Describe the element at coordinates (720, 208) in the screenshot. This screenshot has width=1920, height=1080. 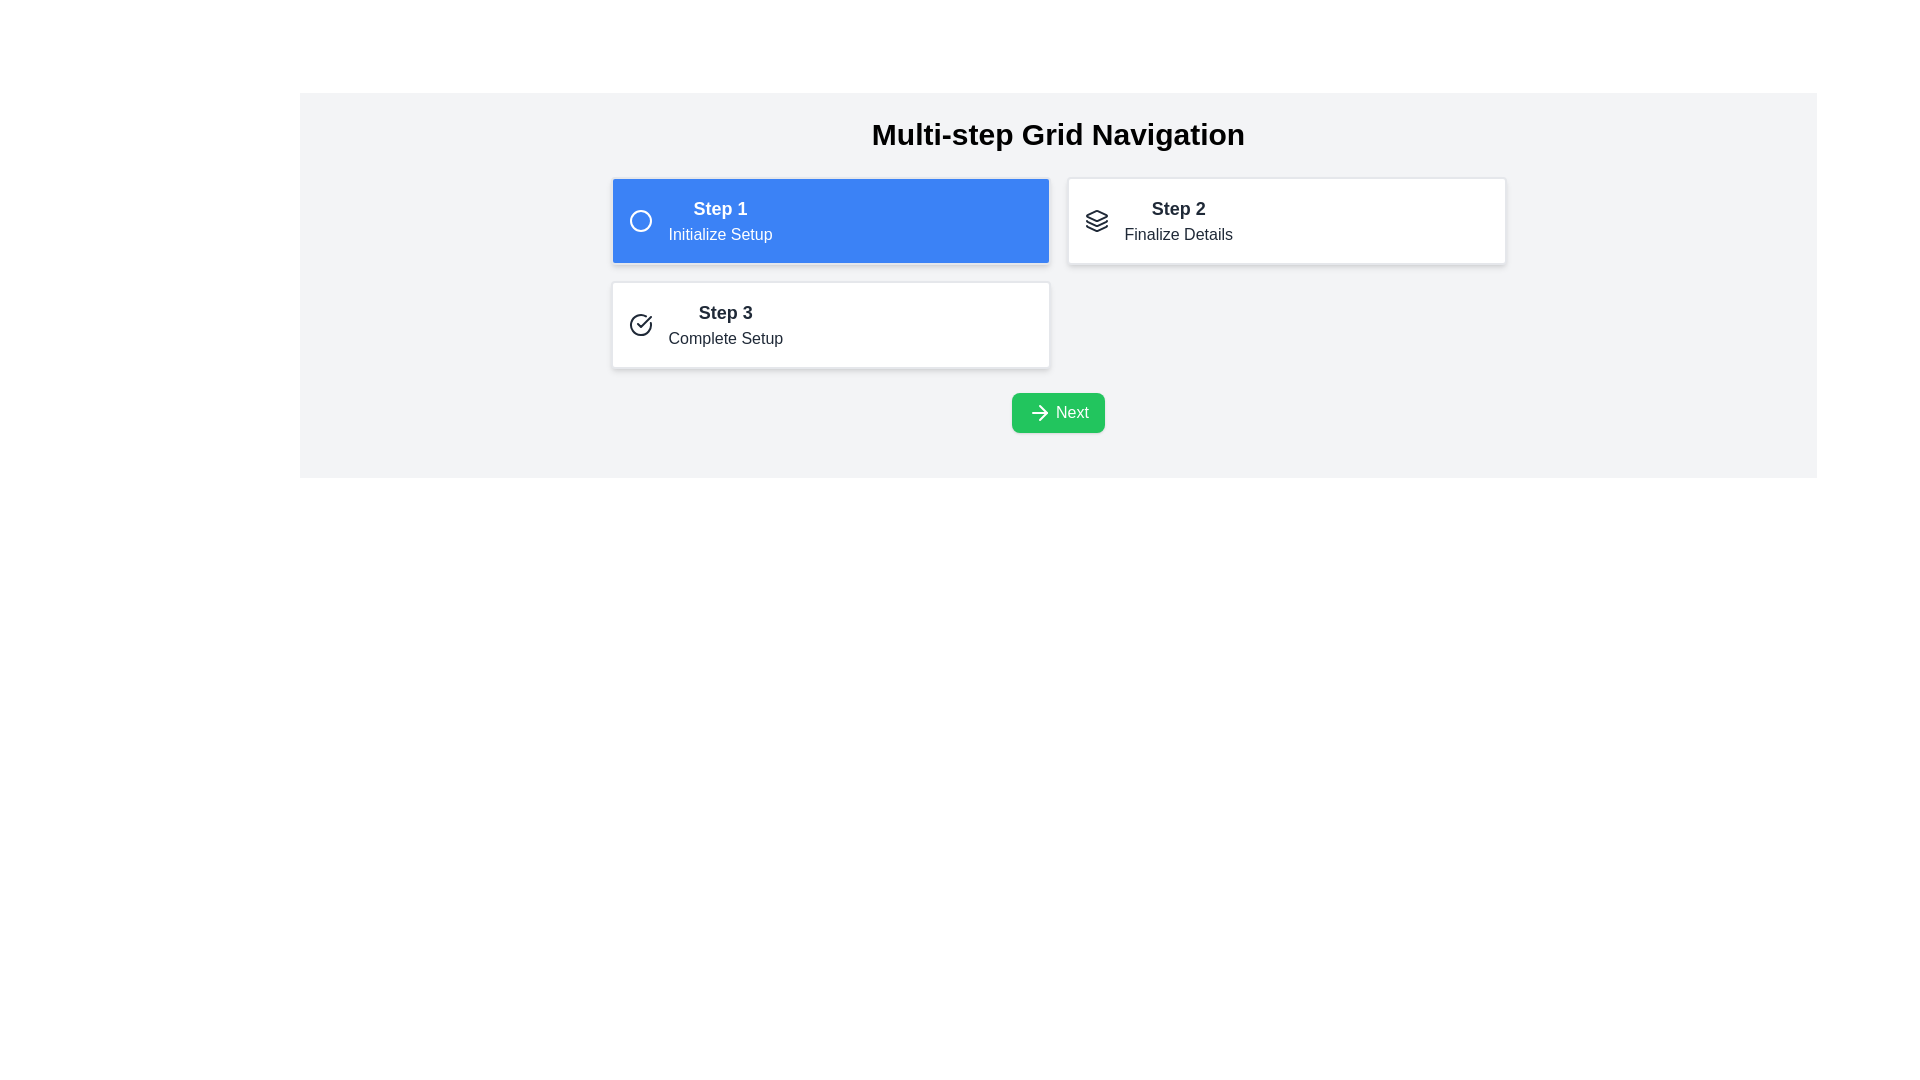
I see `text label displaying 'Step 1' which is prominently styled in white on a blue background at the upper-left side of the card component` at that location.